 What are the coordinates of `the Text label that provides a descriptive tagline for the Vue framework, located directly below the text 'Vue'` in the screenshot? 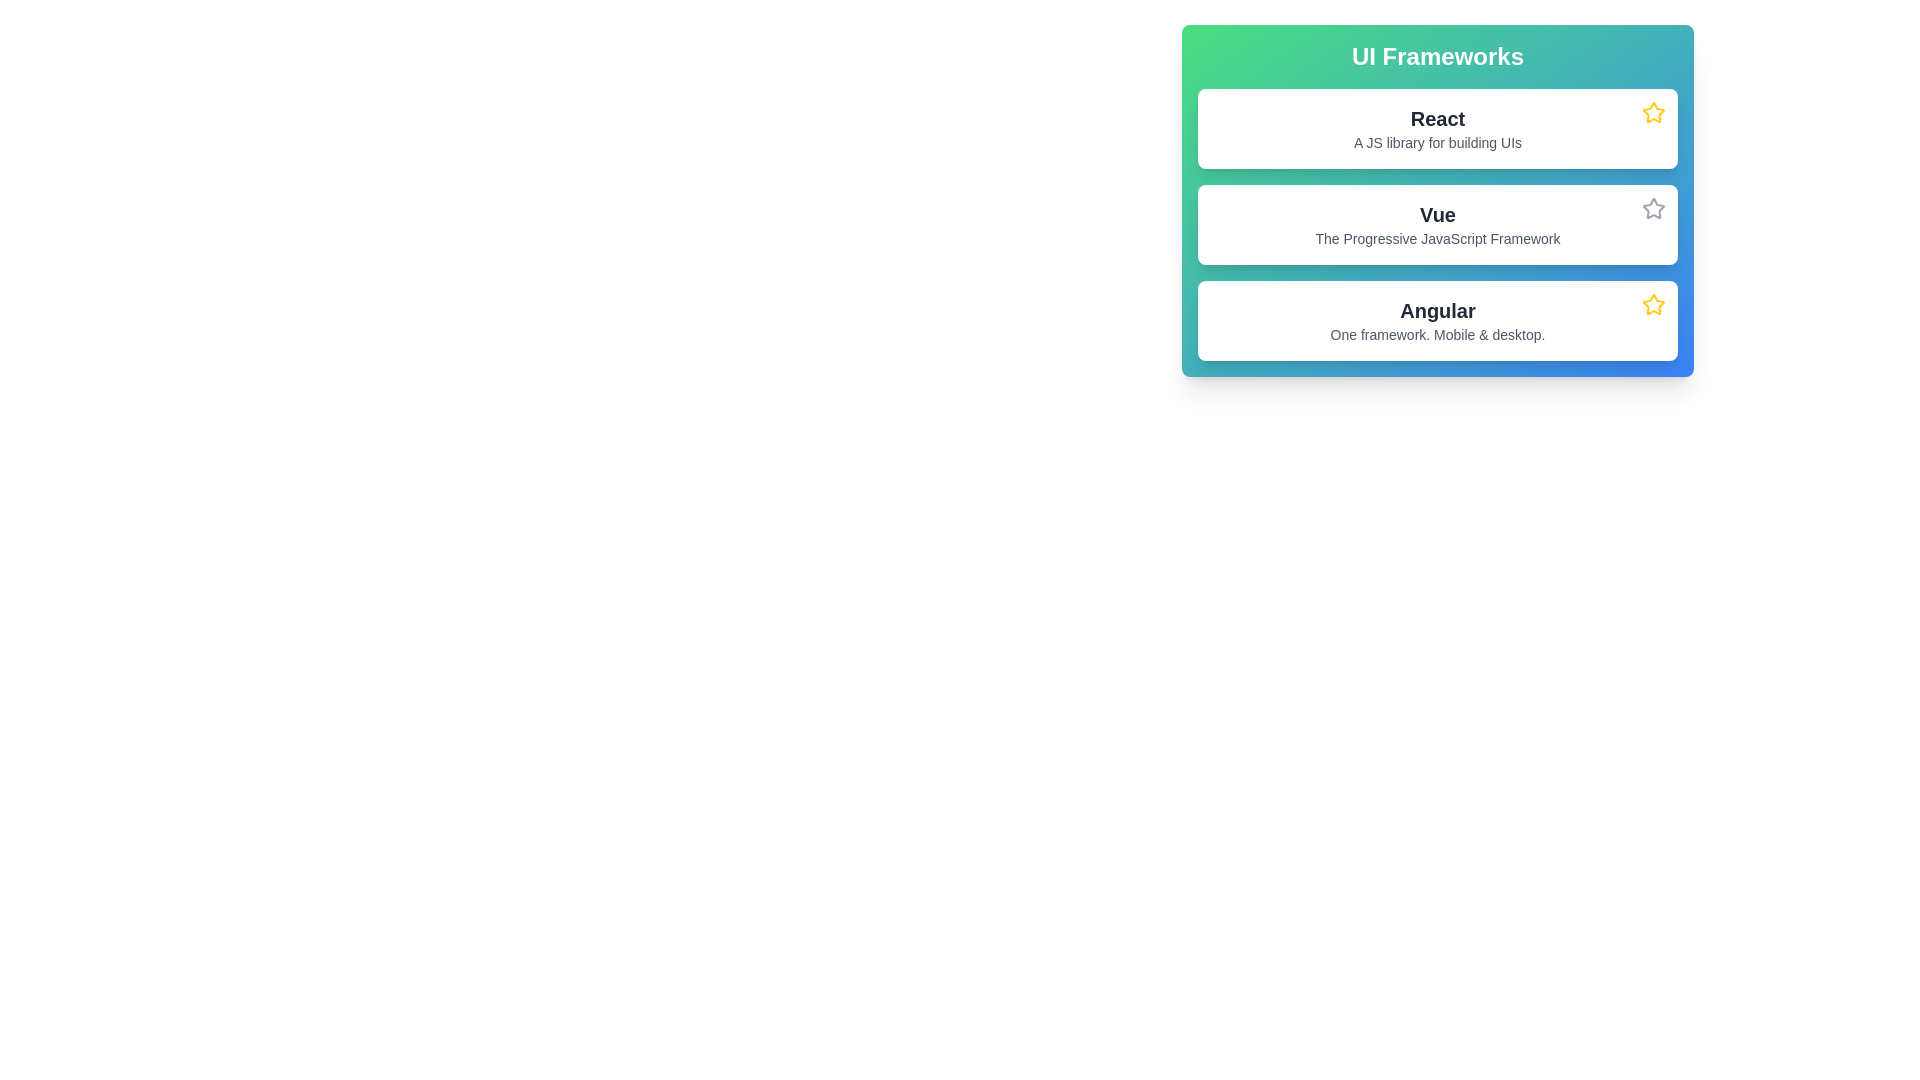 It's located at (1437, 238).